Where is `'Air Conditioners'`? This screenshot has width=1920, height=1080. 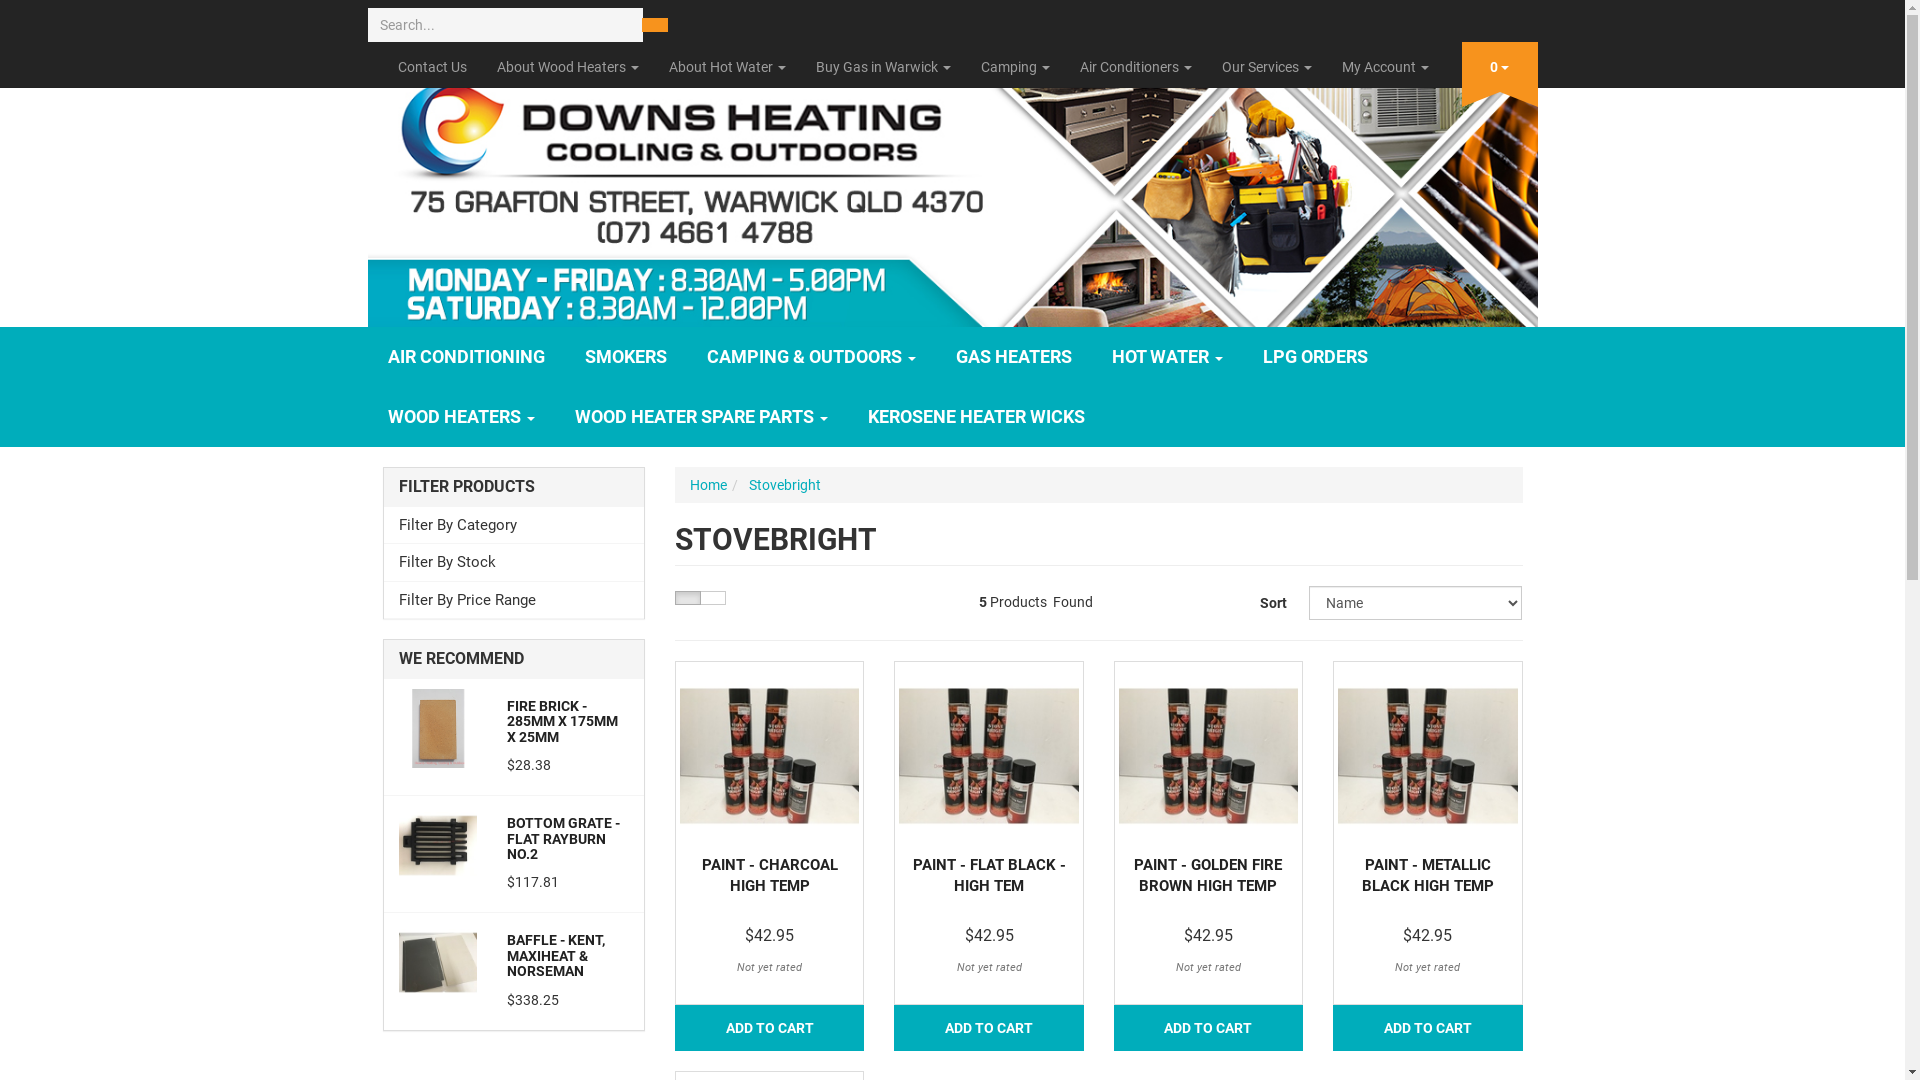 'Air Conditioners' is located at coordinates (1063, 65).